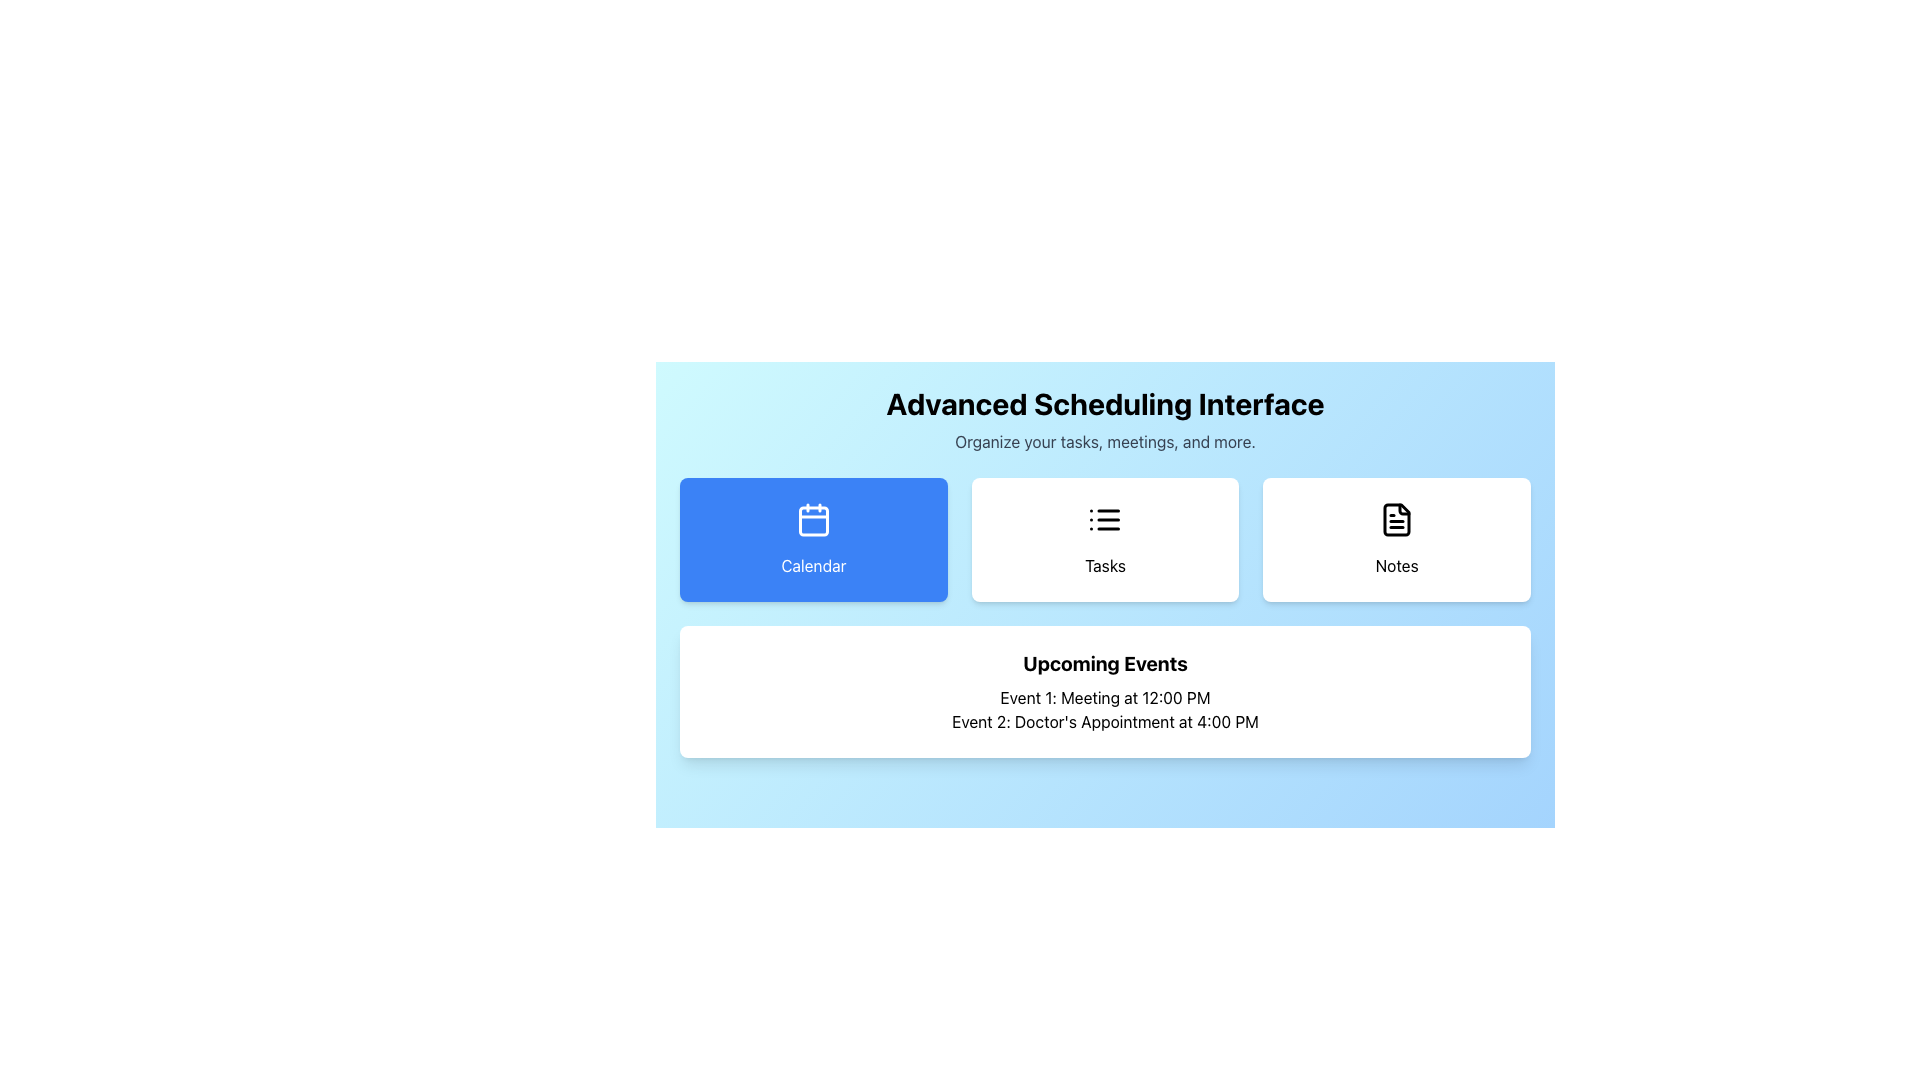  What do you see at coordinates (813, 520) in the screenshot?
I see `the decorative graphical element that represents the main body of the calendar icon located in the 'Calendar' card at the top-left segment of the interface` at bounding box center [813, 520].